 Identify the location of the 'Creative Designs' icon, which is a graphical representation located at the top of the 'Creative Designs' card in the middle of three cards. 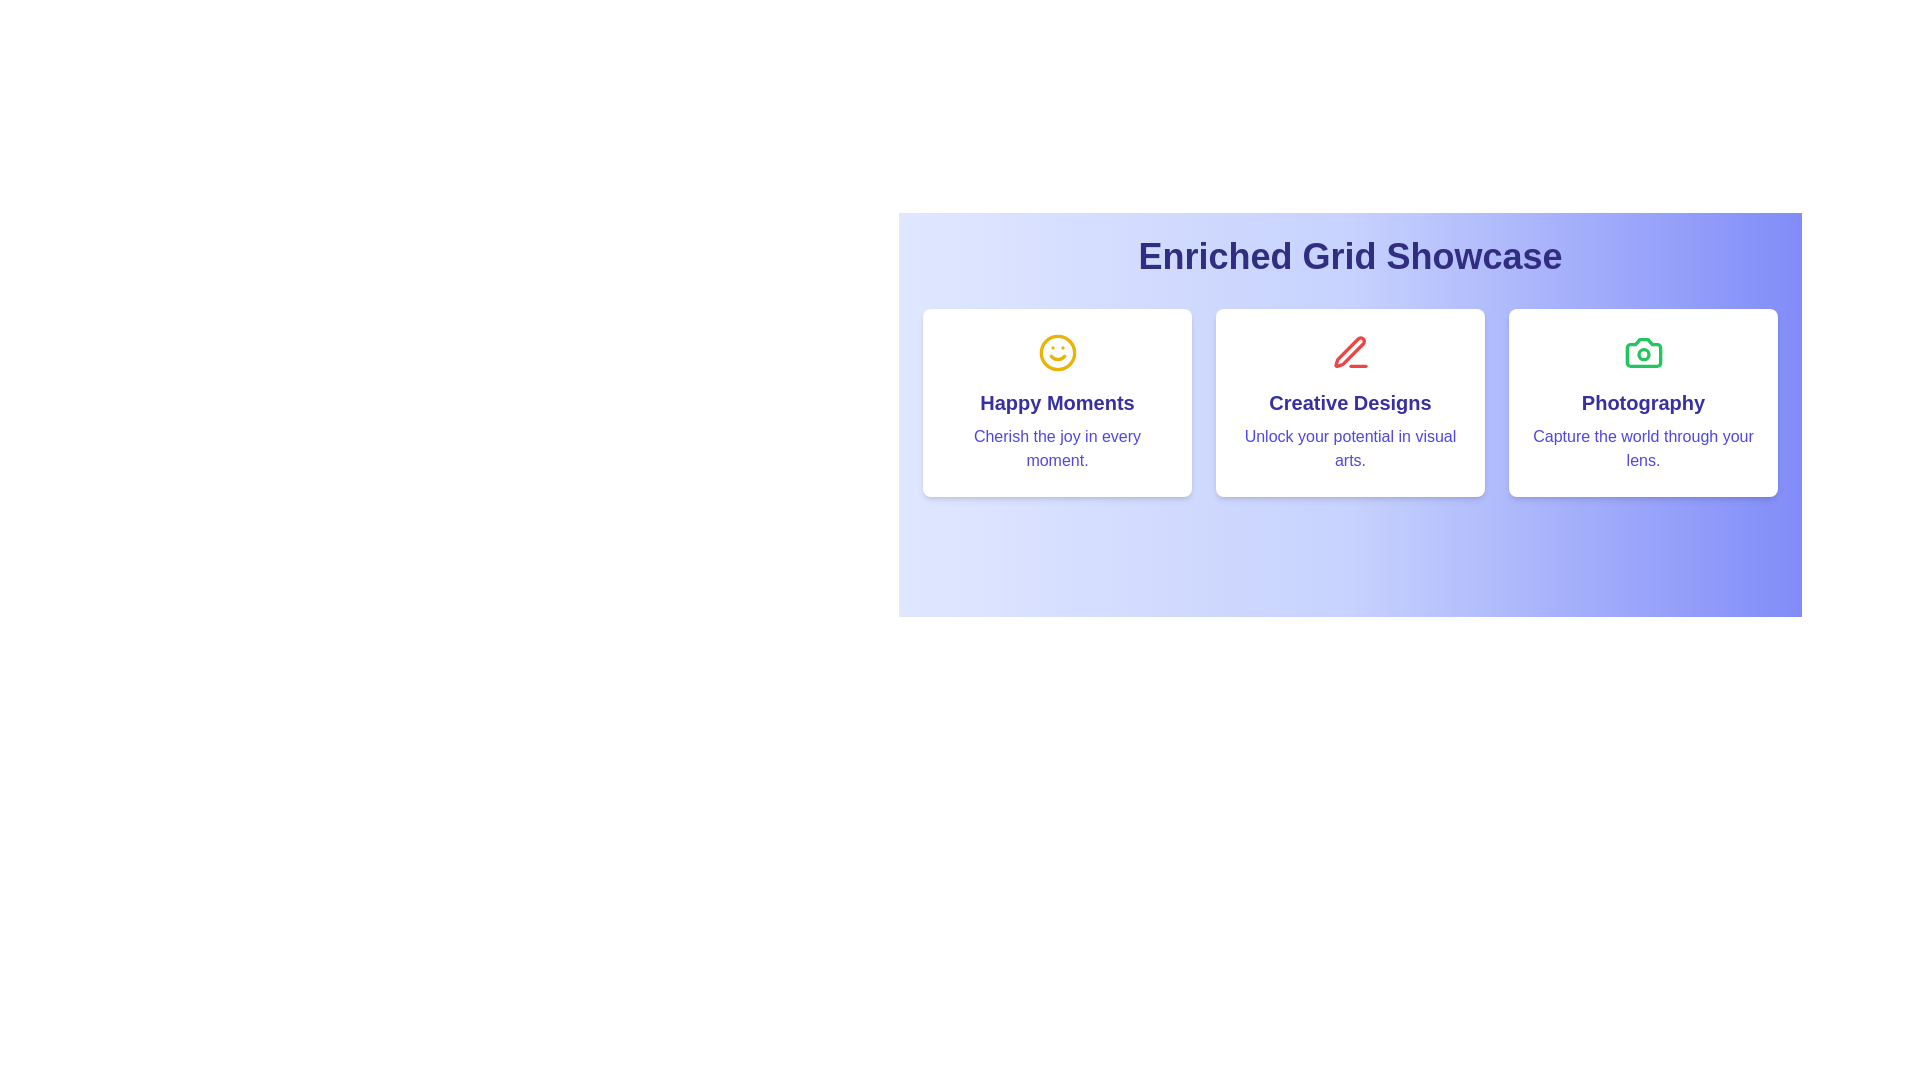
(1350, 352).